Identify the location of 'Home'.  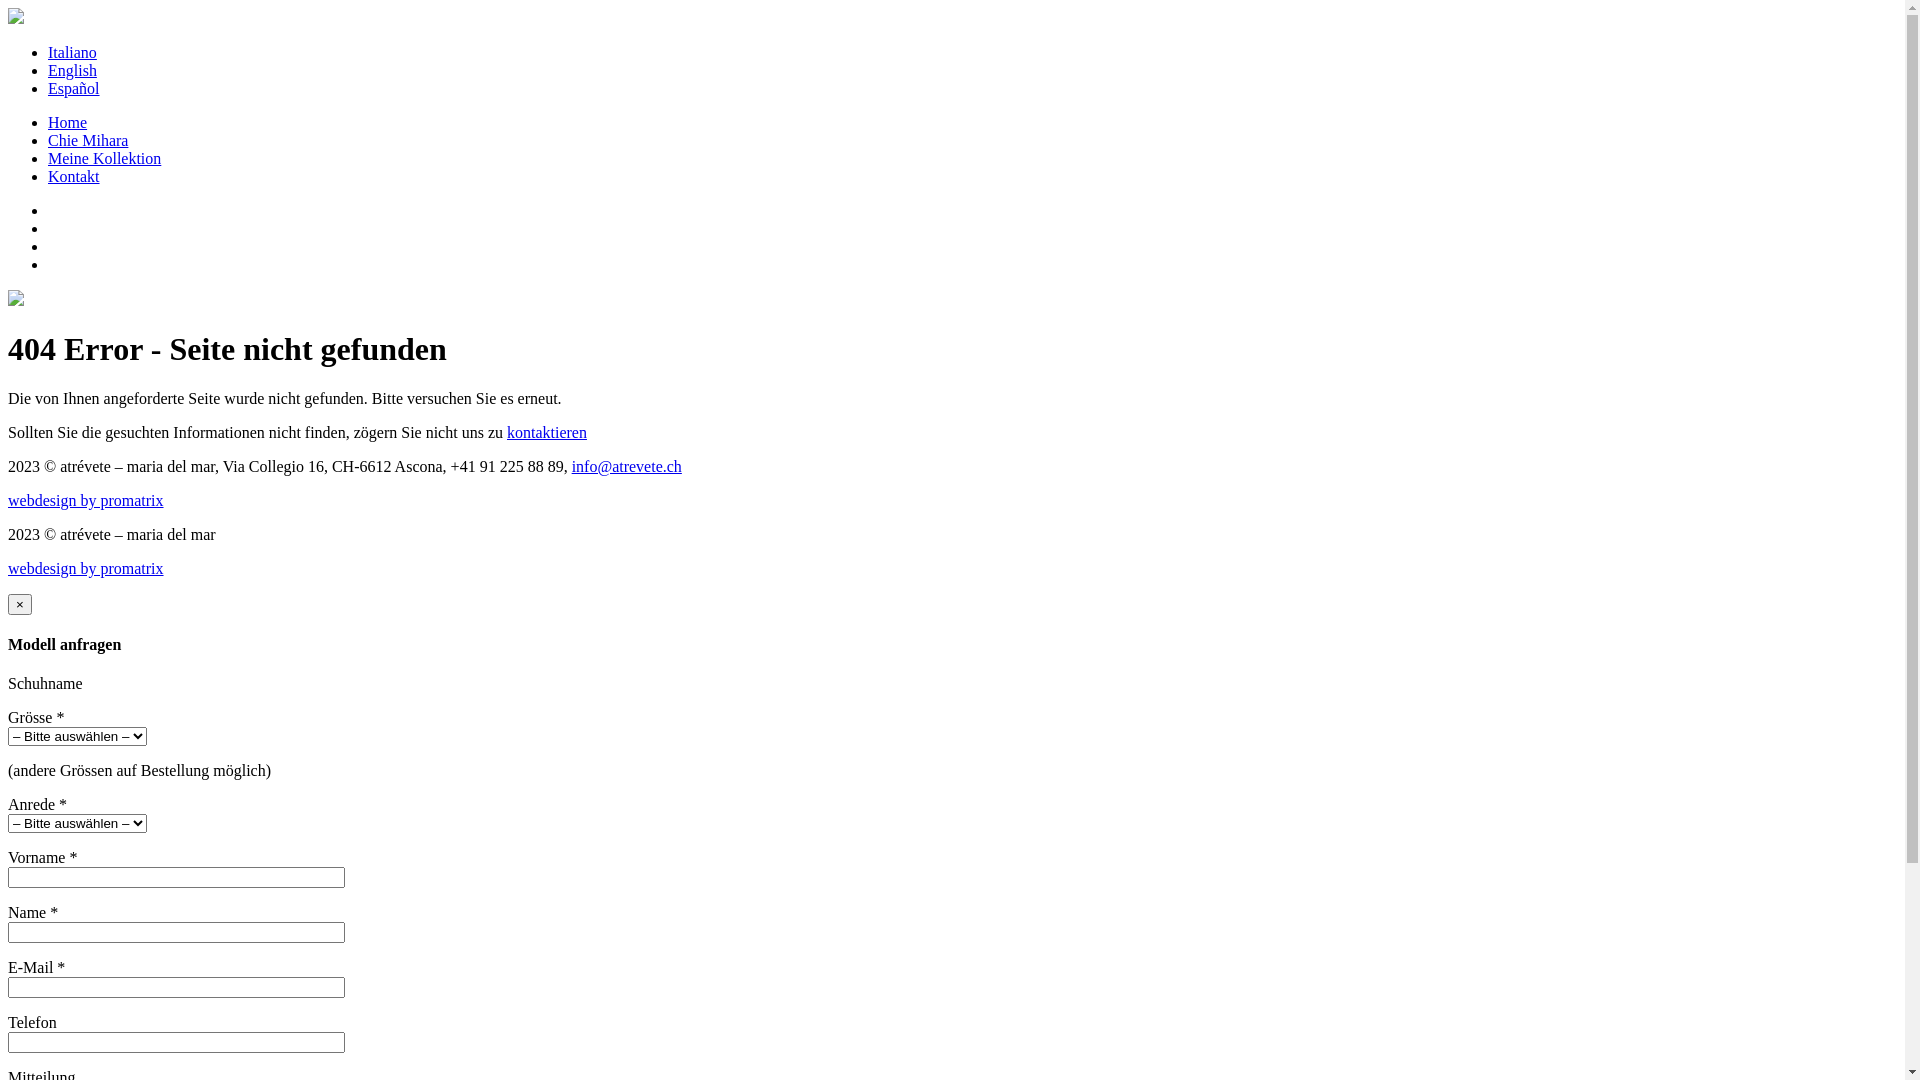
(48, 122).